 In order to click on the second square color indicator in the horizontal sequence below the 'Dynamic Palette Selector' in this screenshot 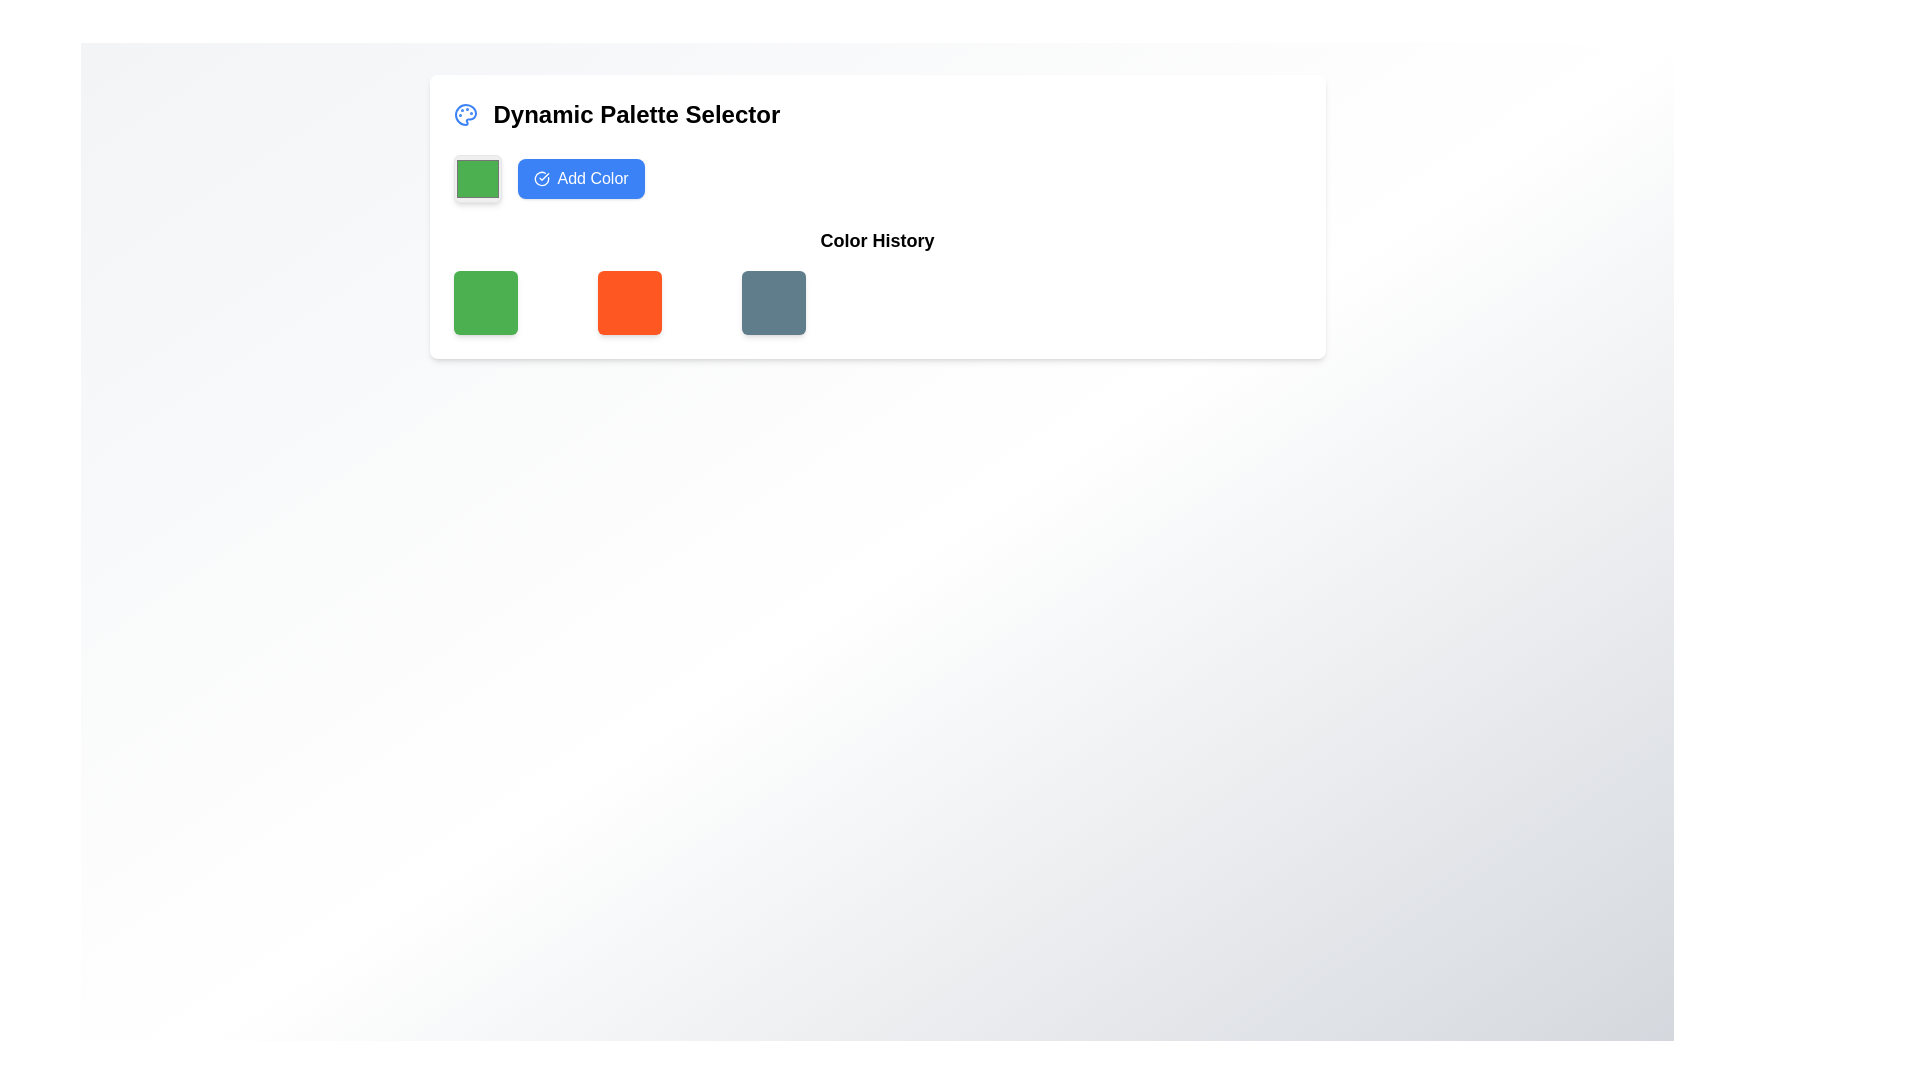, I will do `click(628, 303)`.